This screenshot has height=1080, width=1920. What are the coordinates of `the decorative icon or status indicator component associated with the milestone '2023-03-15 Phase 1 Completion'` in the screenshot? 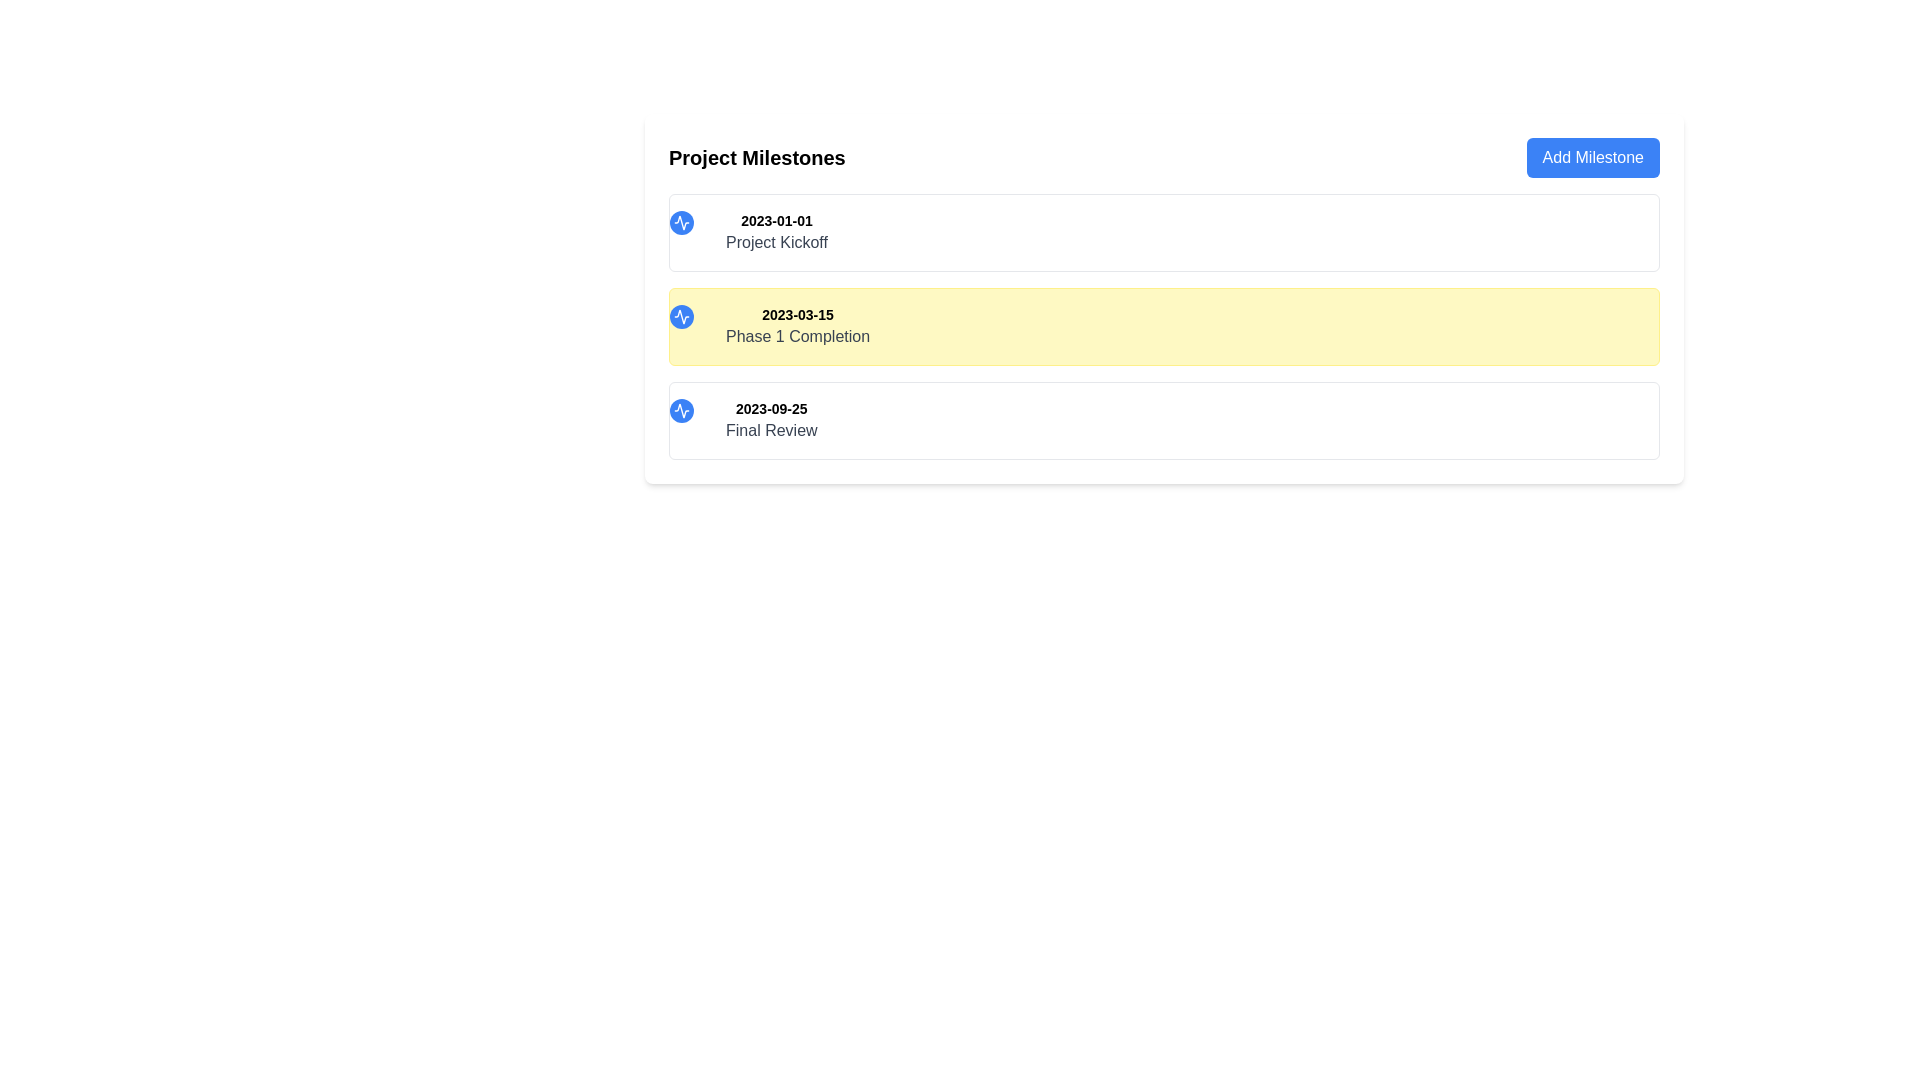 It's located at (681, 315).